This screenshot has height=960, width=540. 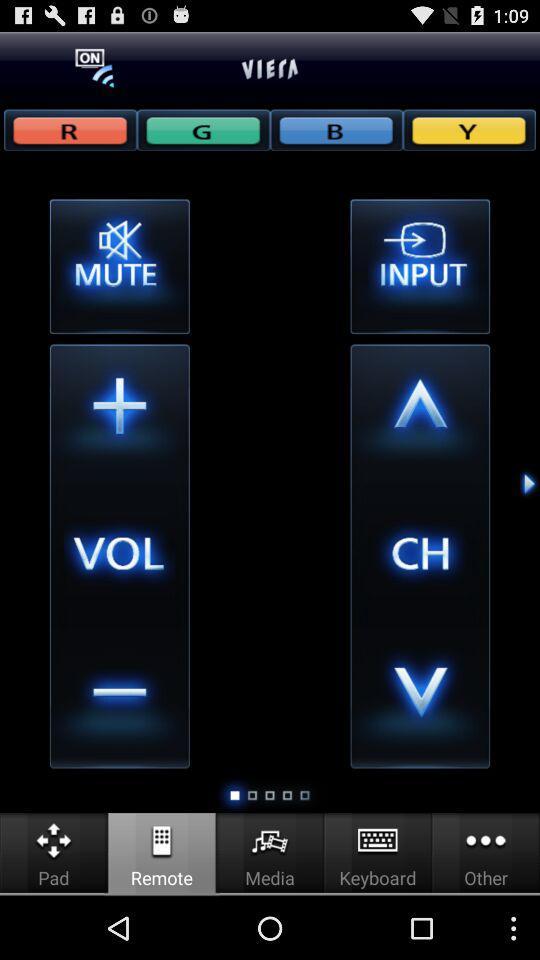 What do you see at coordinates (419, 698) in the screenshot?
I see `previous channel` at bounding box center [419, 698].